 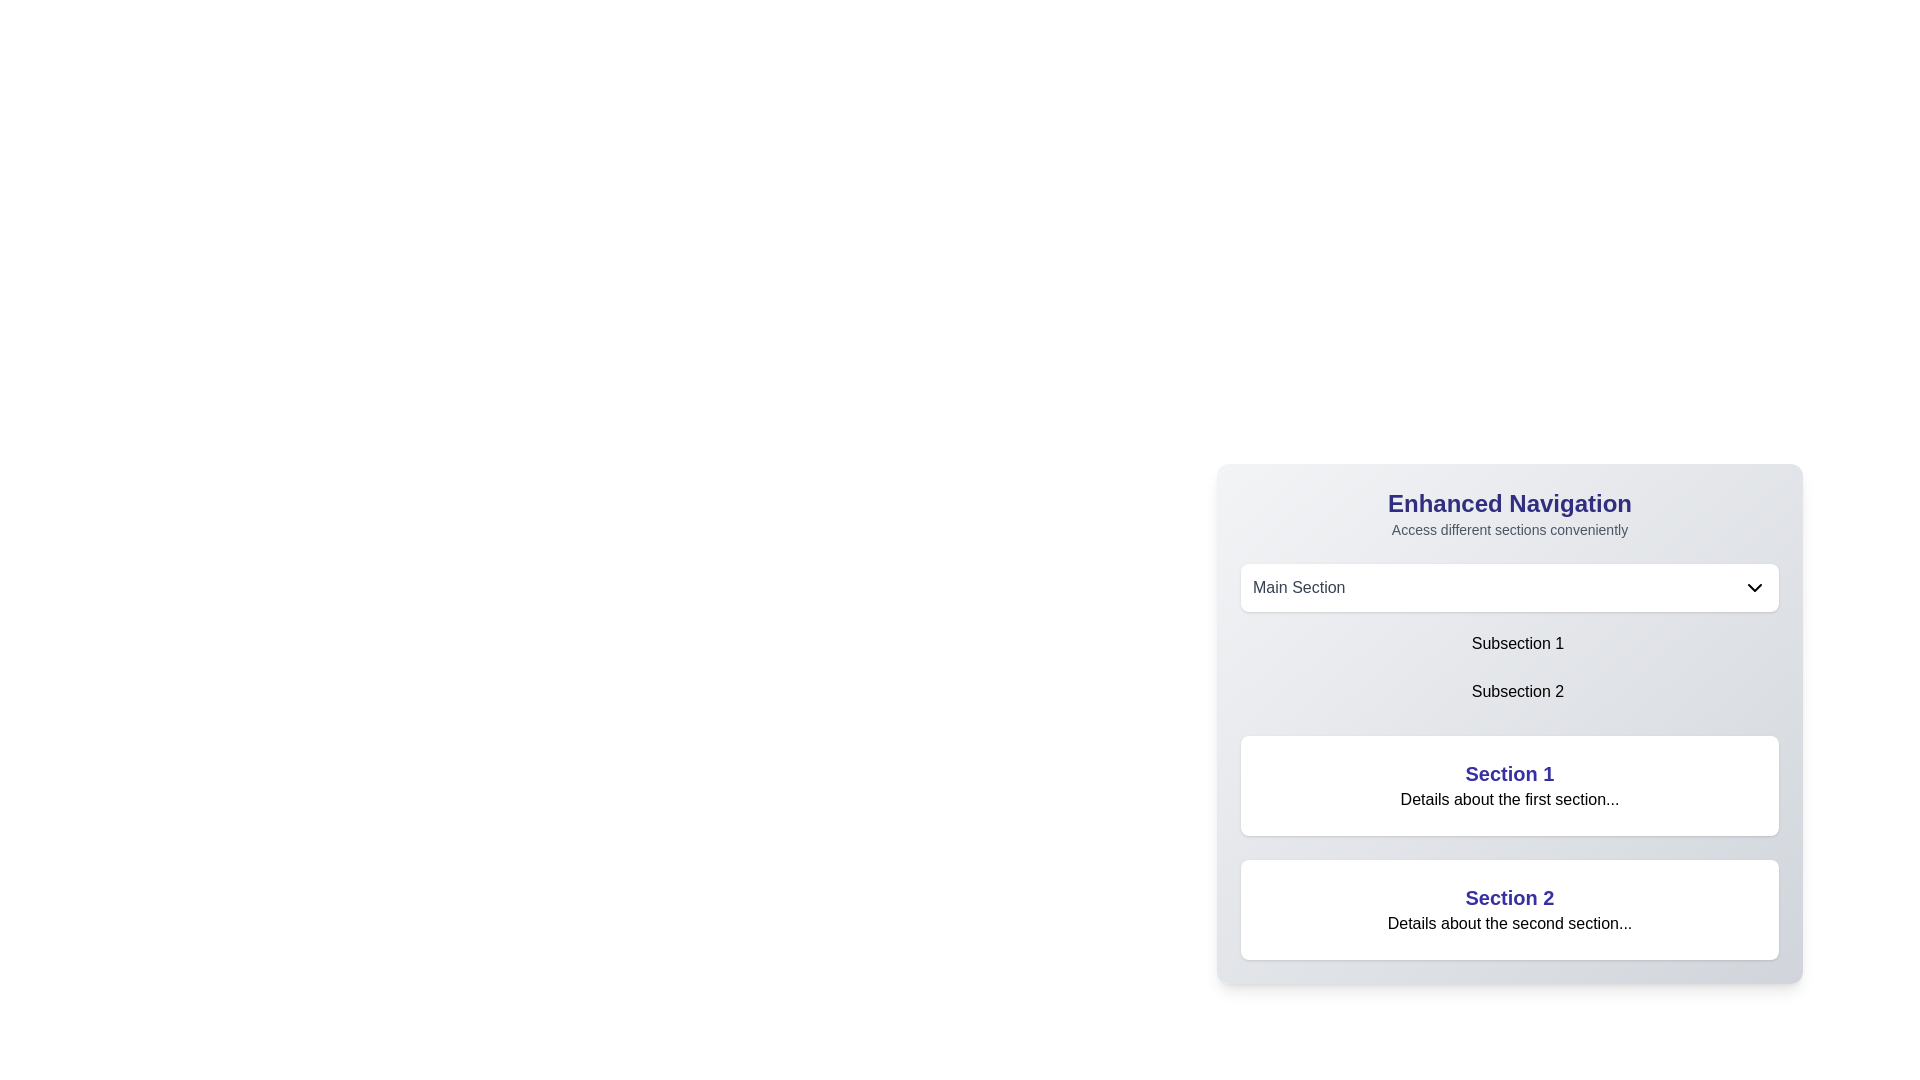 What do you see at coordinates (1517, 644) in the screenshot?
I see `the 'Subsection 1' hyperlink element to observe the hover effect on its background color` at bounding box center [1517, 644].